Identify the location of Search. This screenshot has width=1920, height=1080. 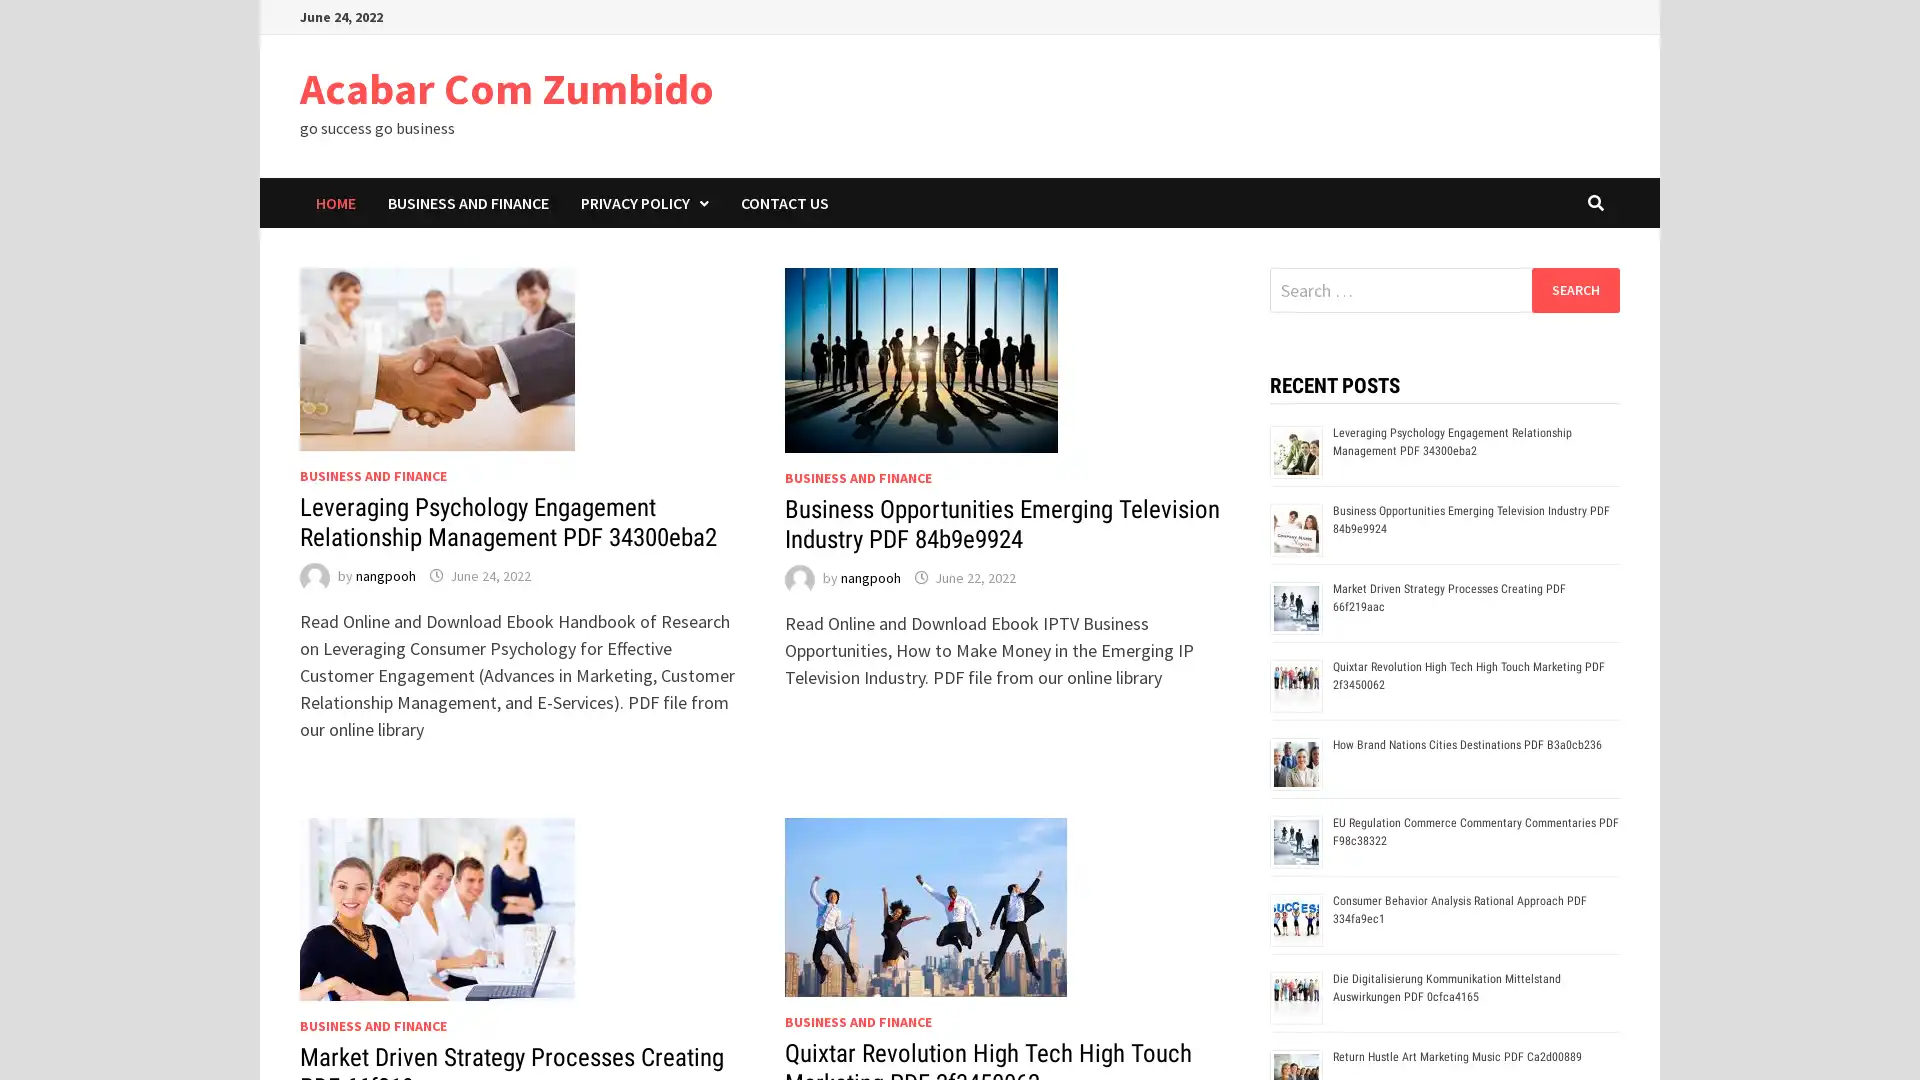
(1574, 289).